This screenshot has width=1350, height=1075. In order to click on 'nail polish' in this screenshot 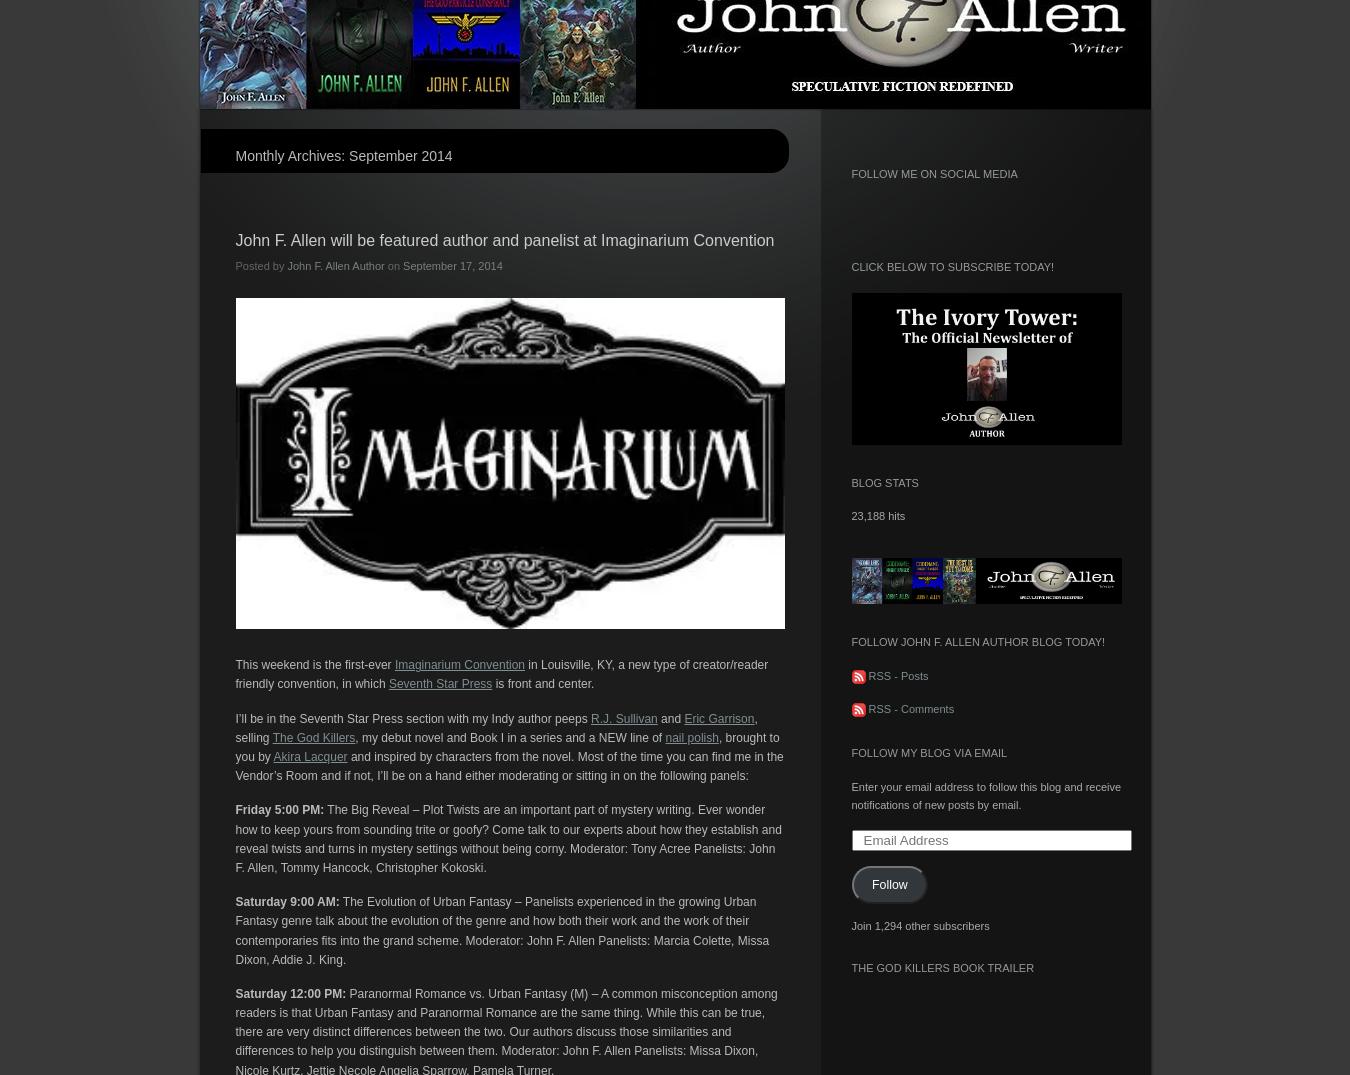, I will do `click(665, 737)`.